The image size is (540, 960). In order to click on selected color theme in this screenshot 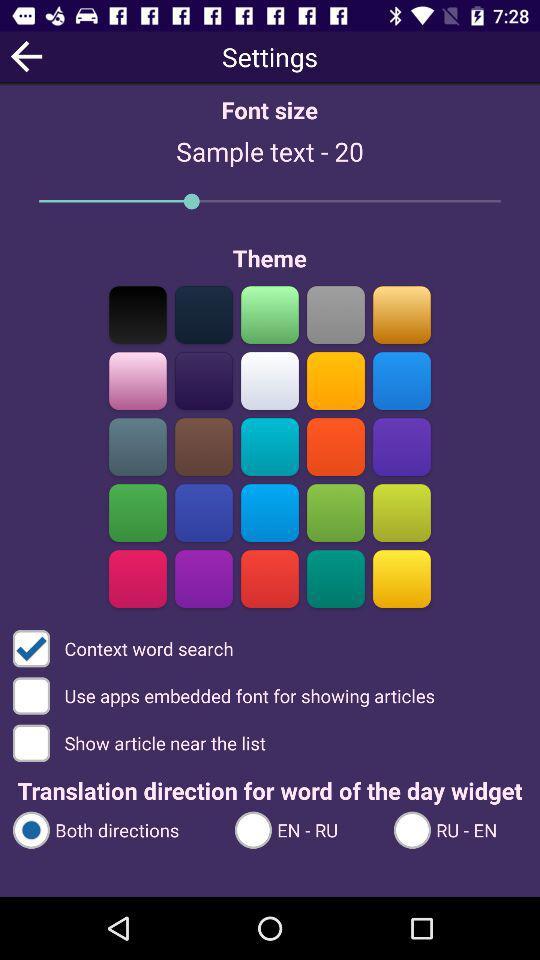, I will do `click(335, 380)`.